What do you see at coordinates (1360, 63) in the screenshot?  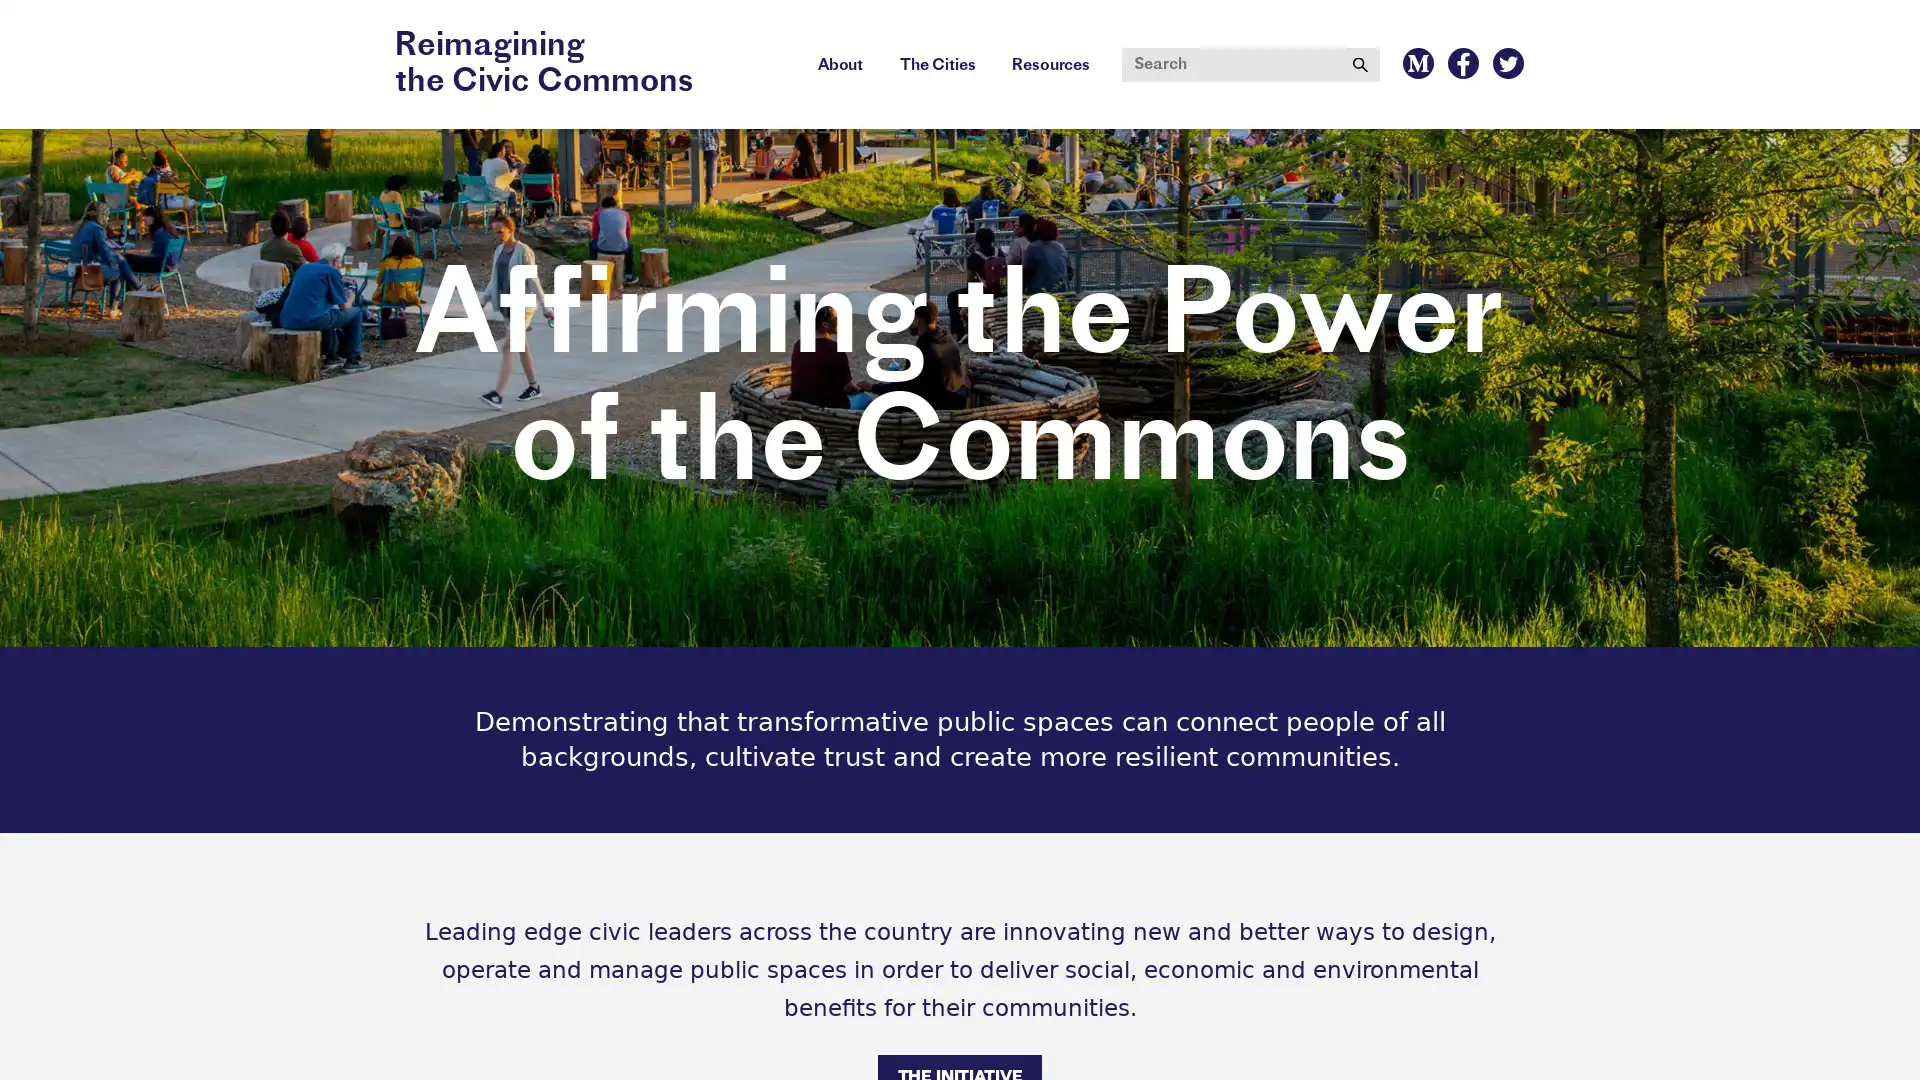 I see `Submit` at bounding box center [1360, 63].